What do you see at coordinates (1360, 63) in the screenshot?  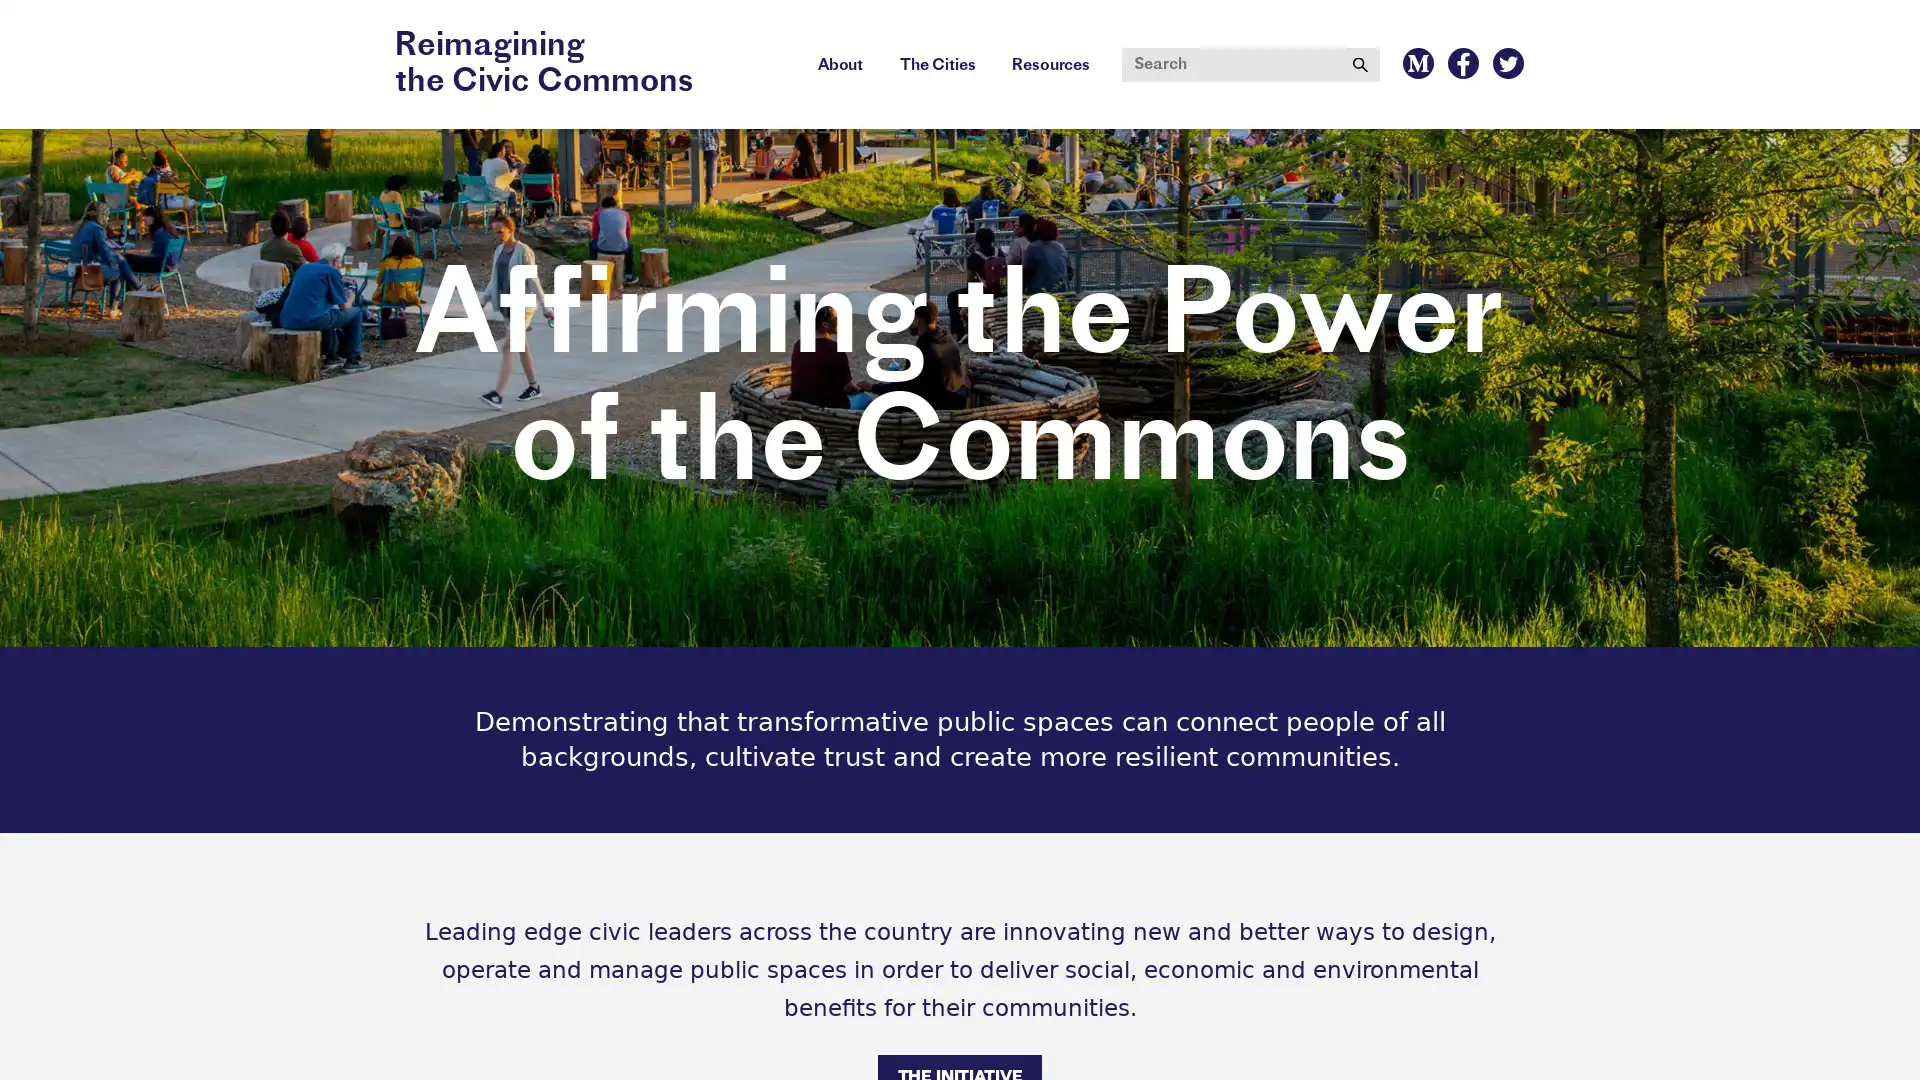 I see `Submit` at bounding box center [1360, 63].